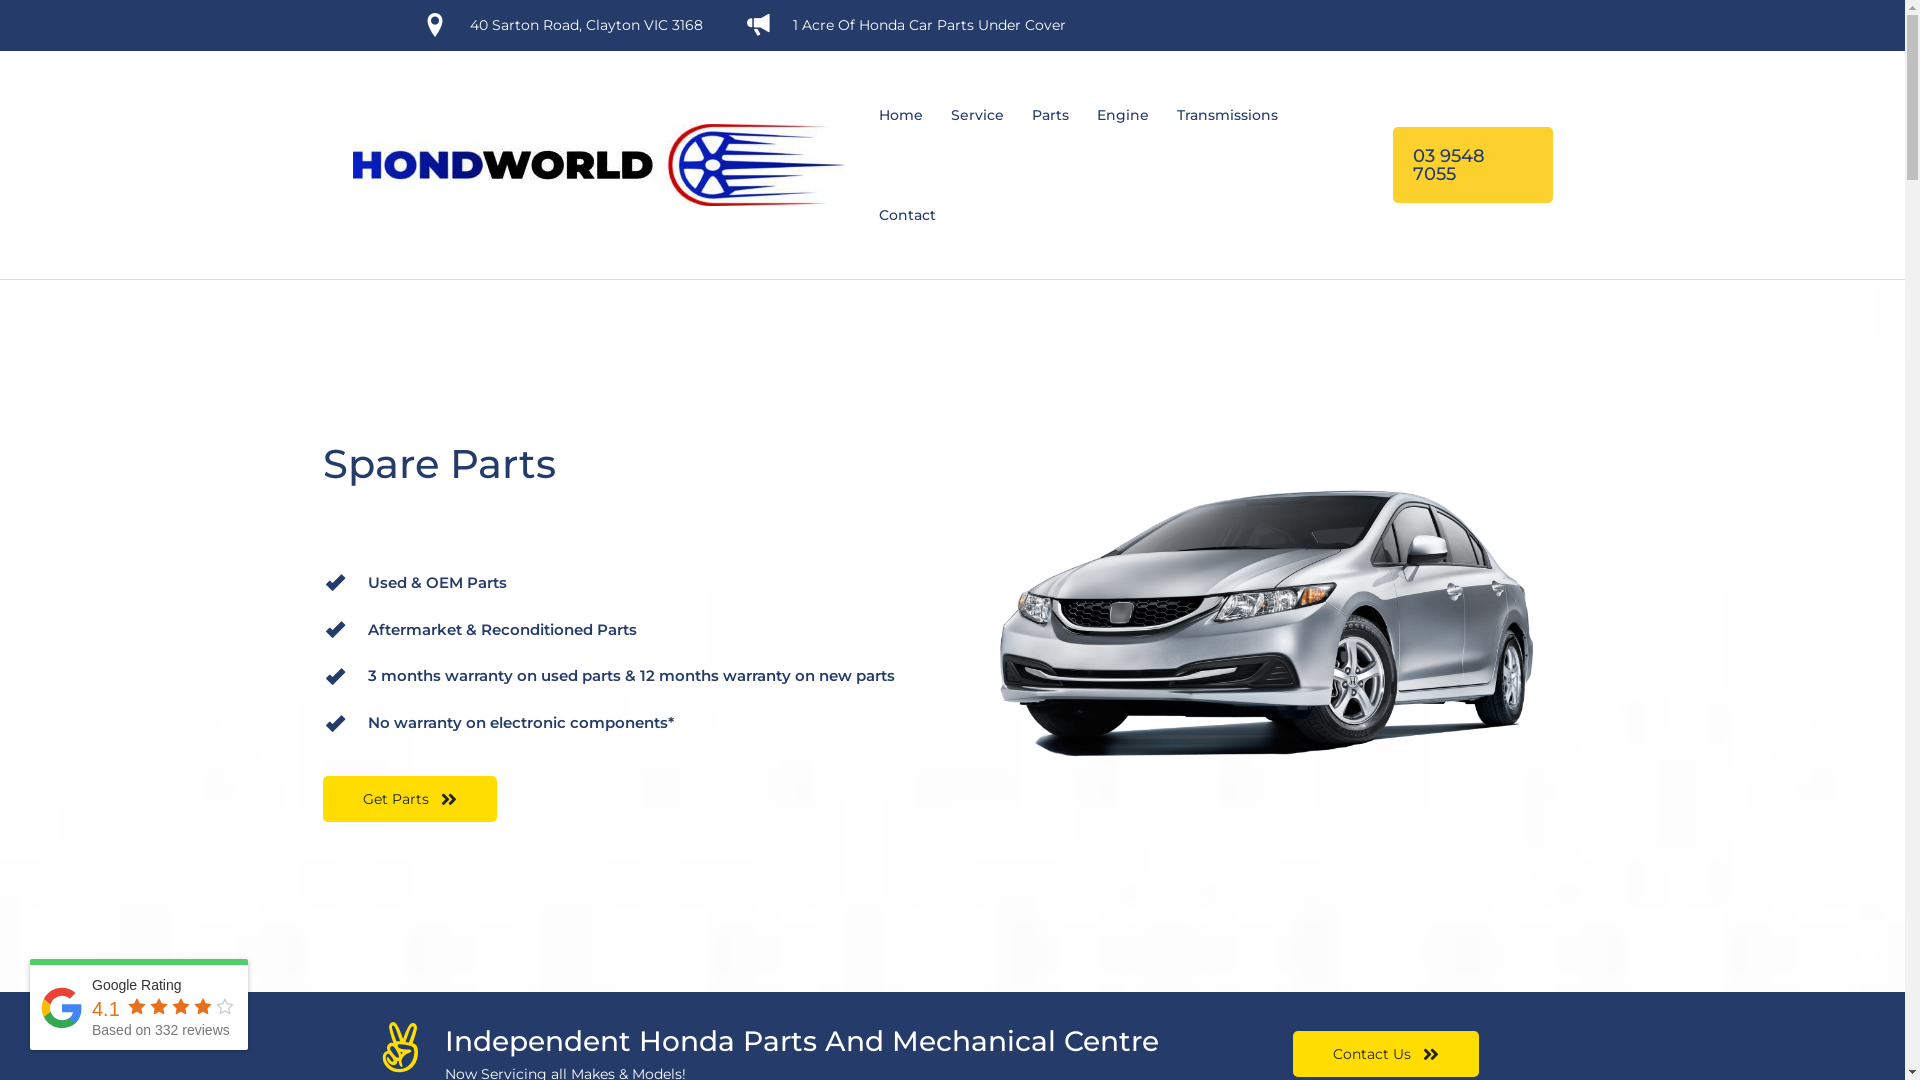 Image resolution: width=1920 pixels, height=1080 pixels. I want to click on 'car-10', so click(1273, 624).